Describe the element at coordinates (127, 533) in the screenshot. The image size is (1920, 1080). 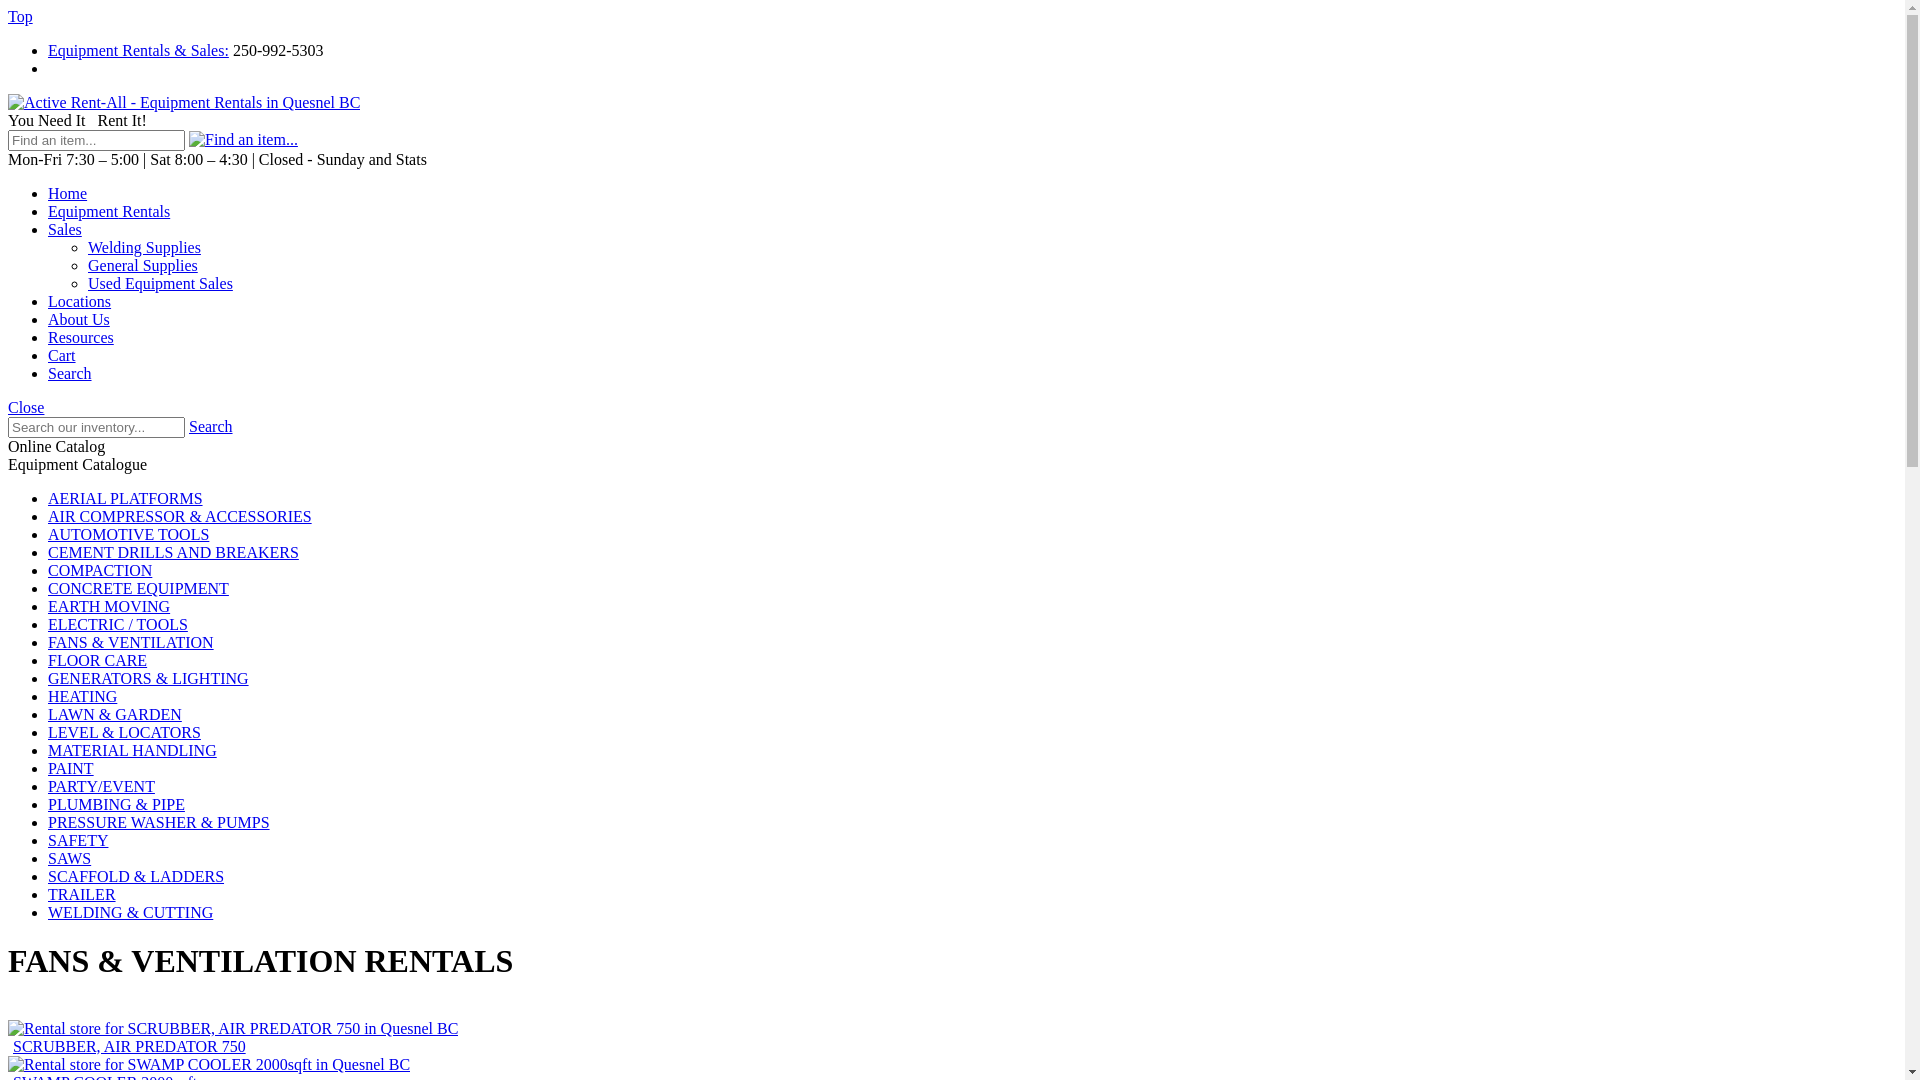
I see `'AUTOMOTIVE TOOLS'` at that location.